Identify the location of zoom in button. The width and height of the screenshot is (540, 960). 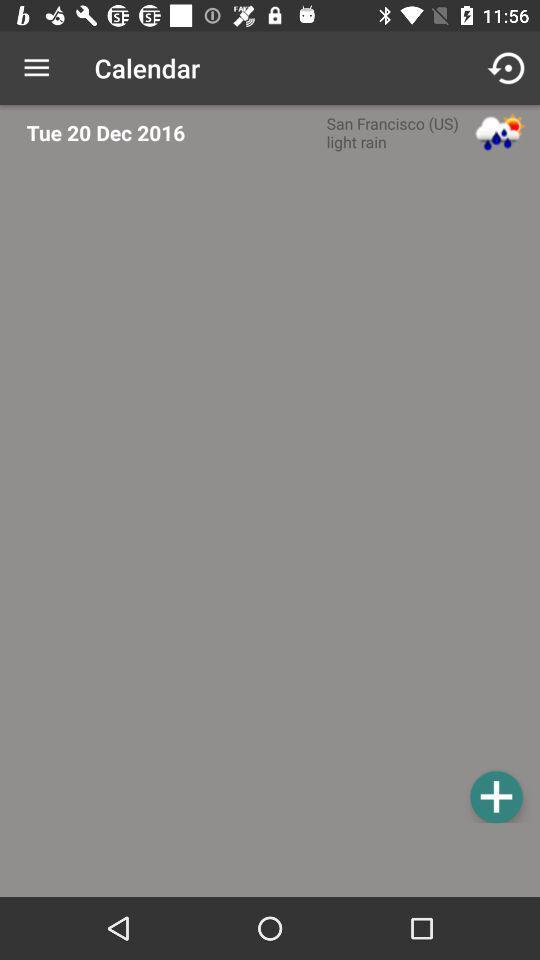
(275, 493).